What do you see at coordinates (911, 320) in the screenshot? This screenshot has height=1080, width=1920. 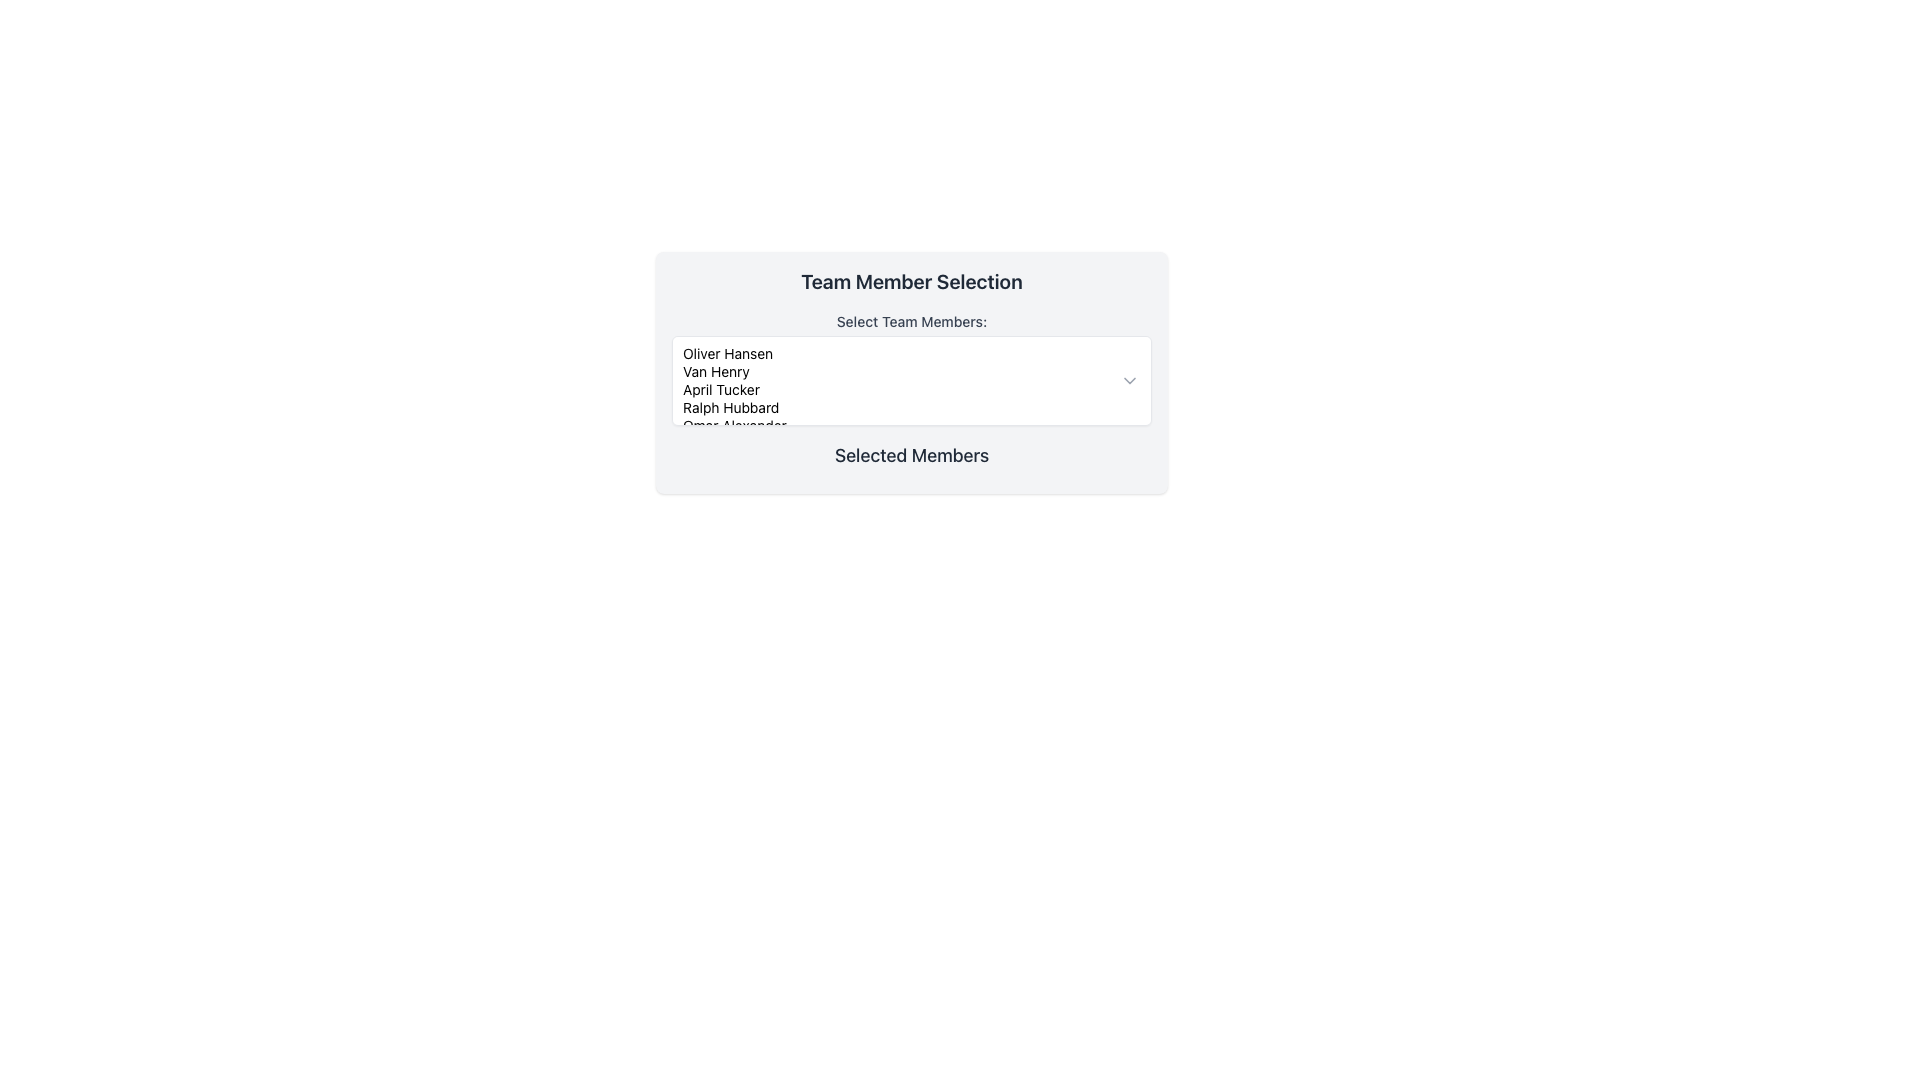 I see `the label that informs the user about the dropdown menu for selecting team members, located above the dropdown list` at bounding box center [911, 320].